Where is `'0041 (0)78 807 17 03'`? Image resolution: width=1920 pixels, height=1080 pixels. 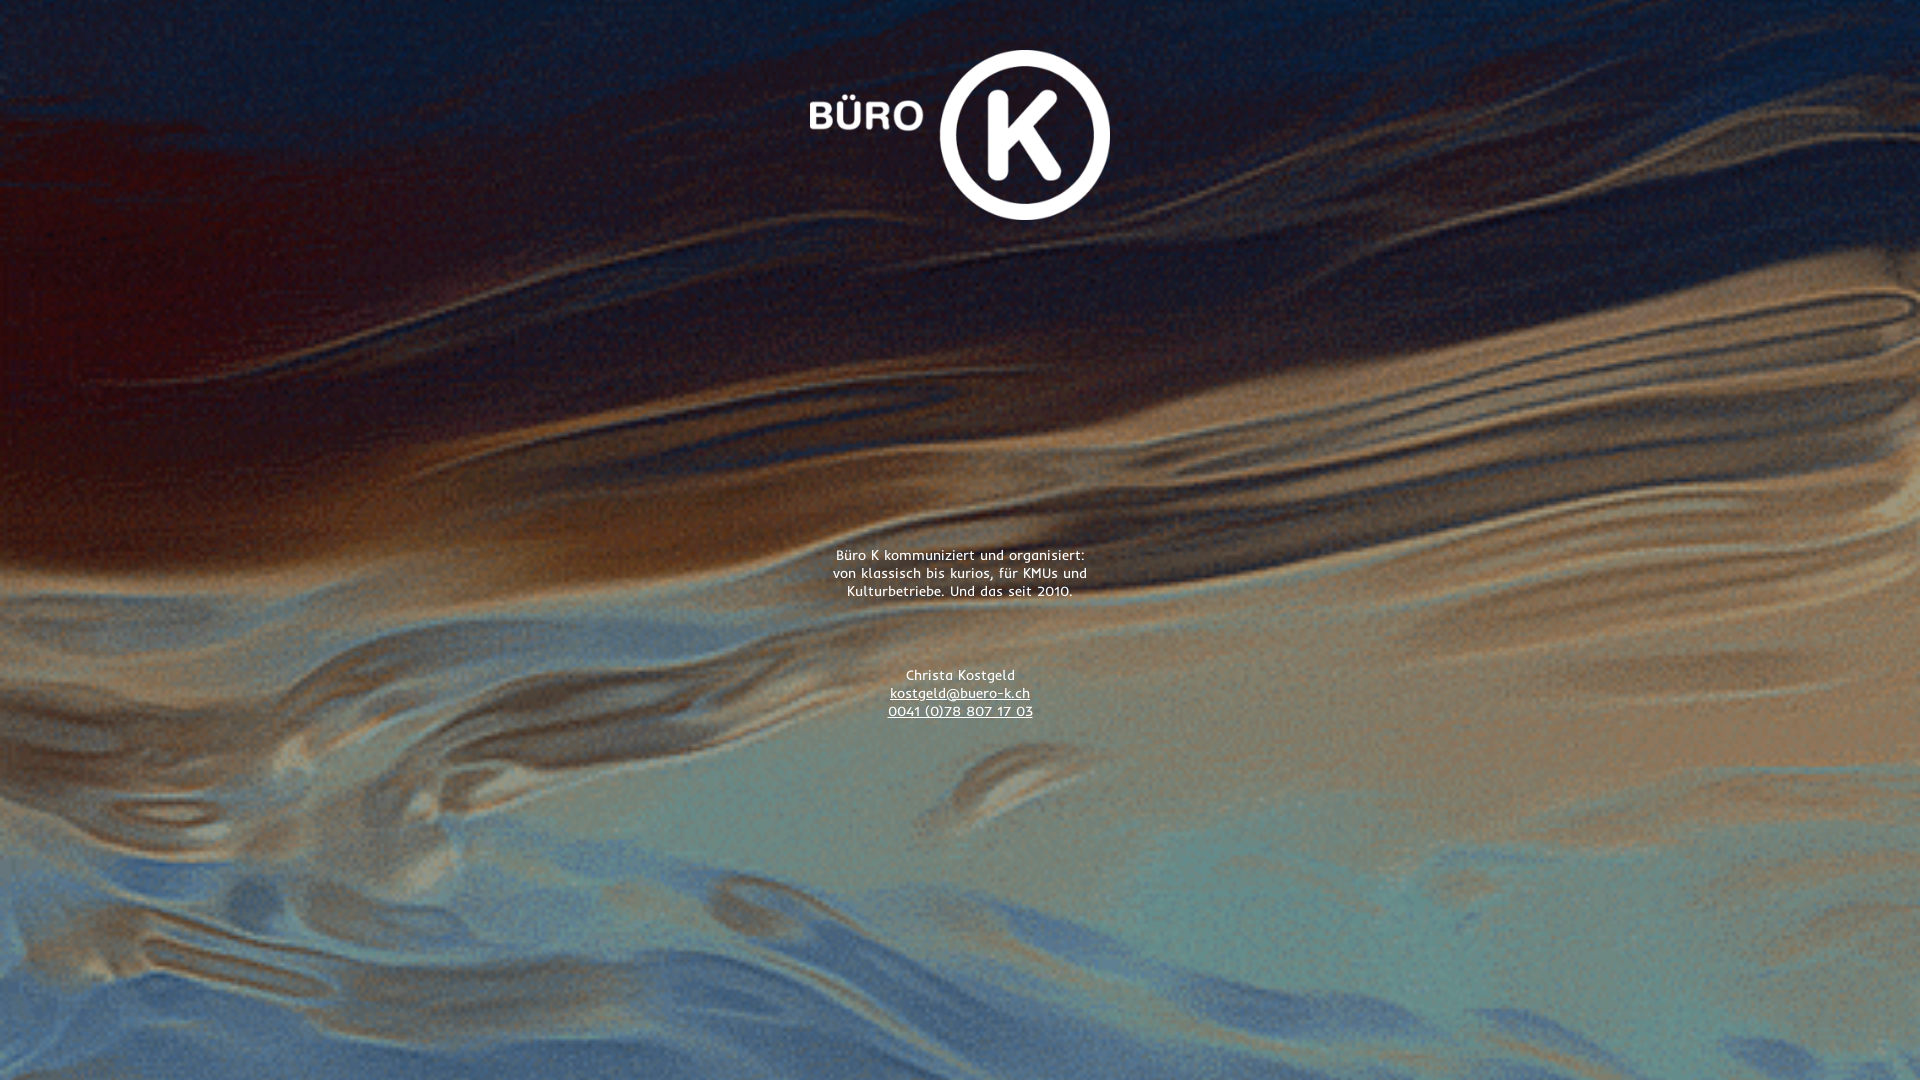 '0041 (0)78 807 17 03' is located at coordinates (960, 709).